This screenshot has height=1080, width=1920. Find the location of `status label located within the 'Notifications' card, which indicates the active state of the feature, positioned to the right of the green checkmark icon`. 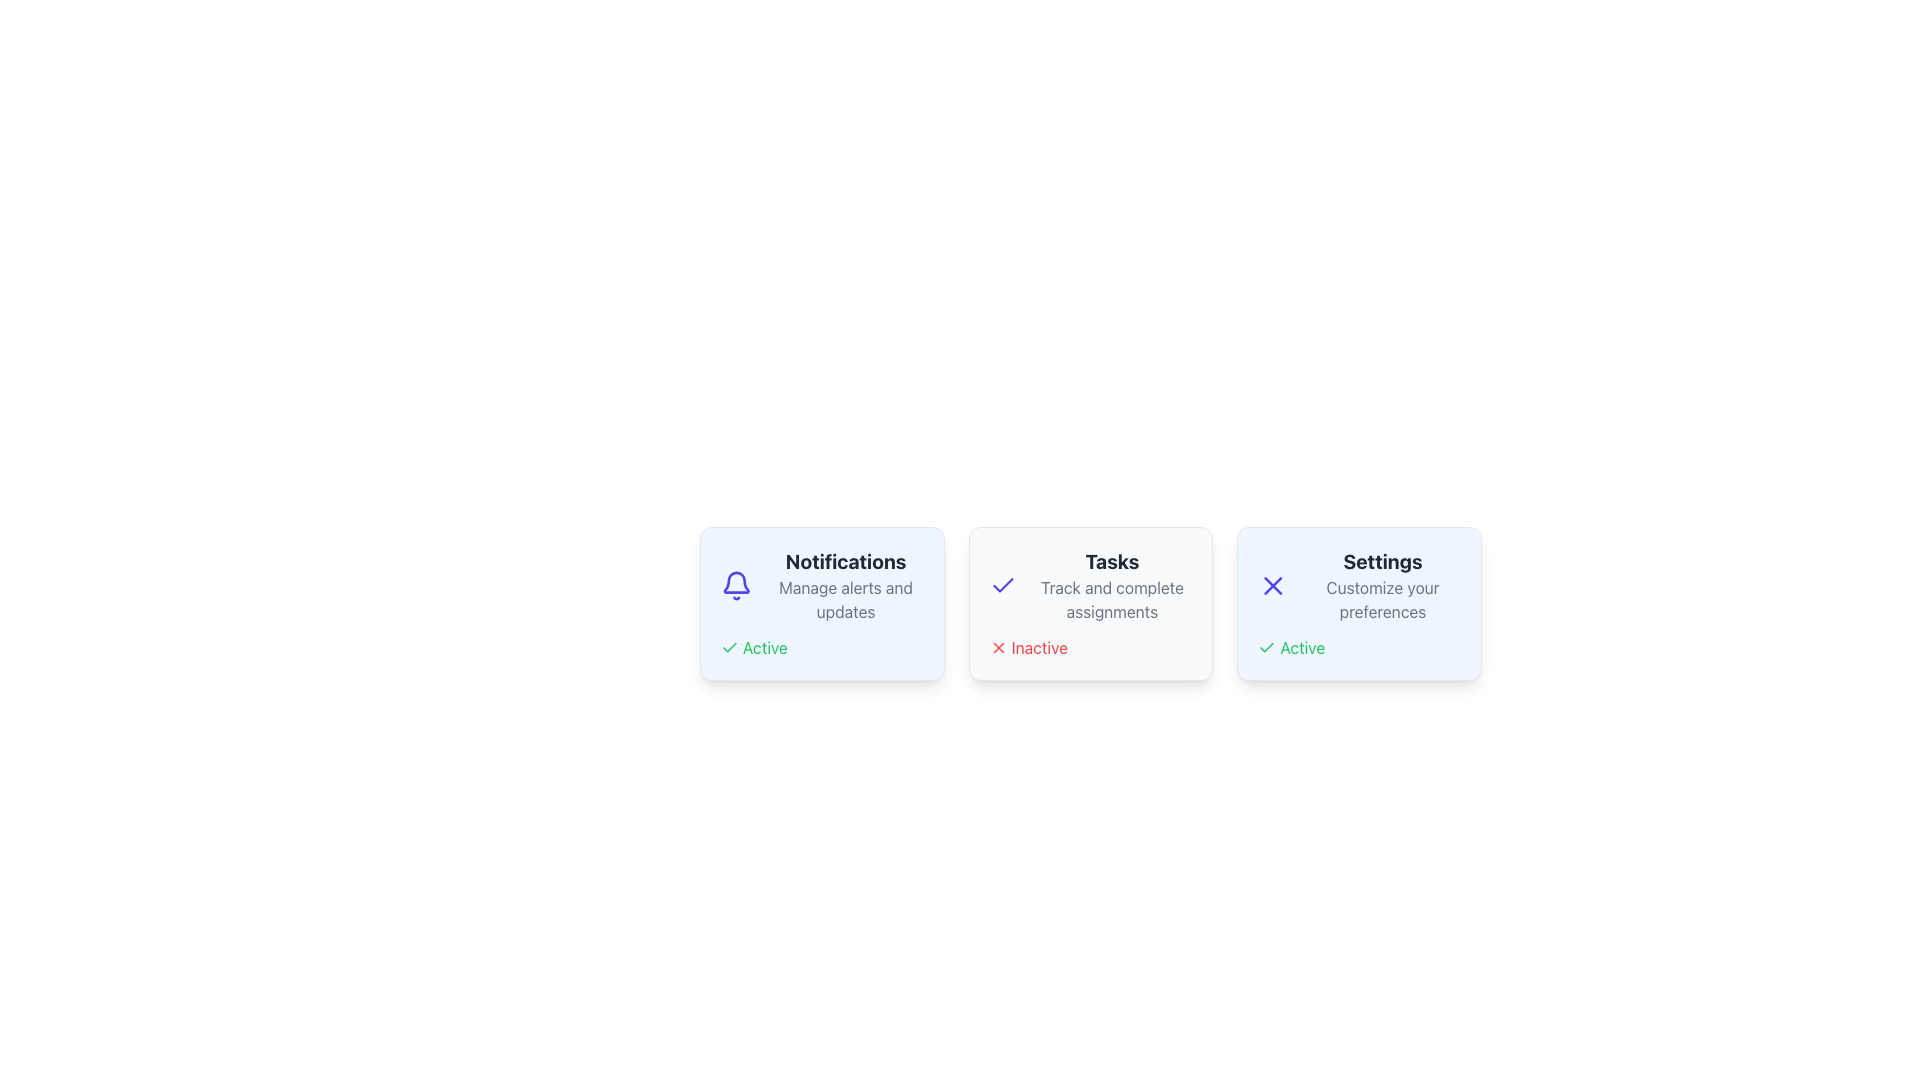

status label located within the 'Notifications' card, which indicates the active state of the feature, positioned to the right of the green checkmark icon is located at coordinates (764, 648).